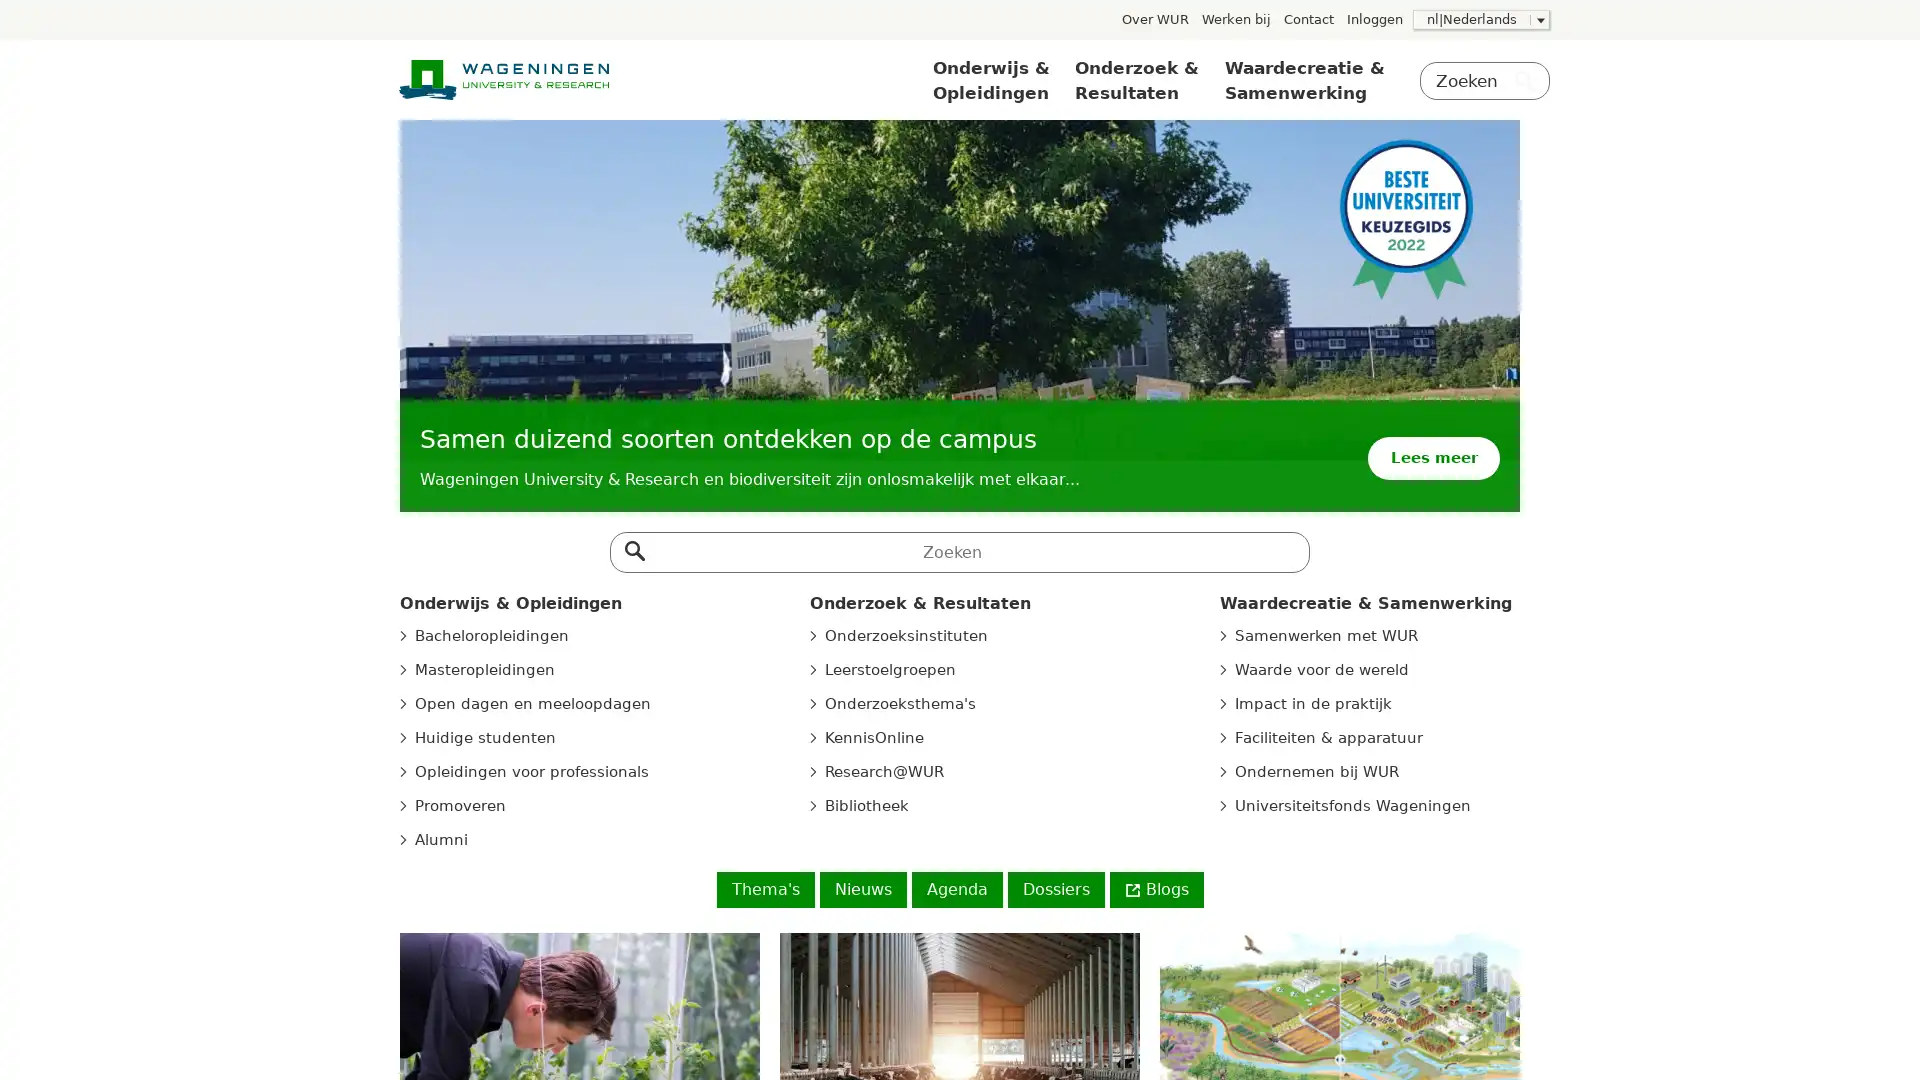 Image resolution: width=1920 pixels, height=1080 pixels. I want to click on Zoek, so click(1524, 83).